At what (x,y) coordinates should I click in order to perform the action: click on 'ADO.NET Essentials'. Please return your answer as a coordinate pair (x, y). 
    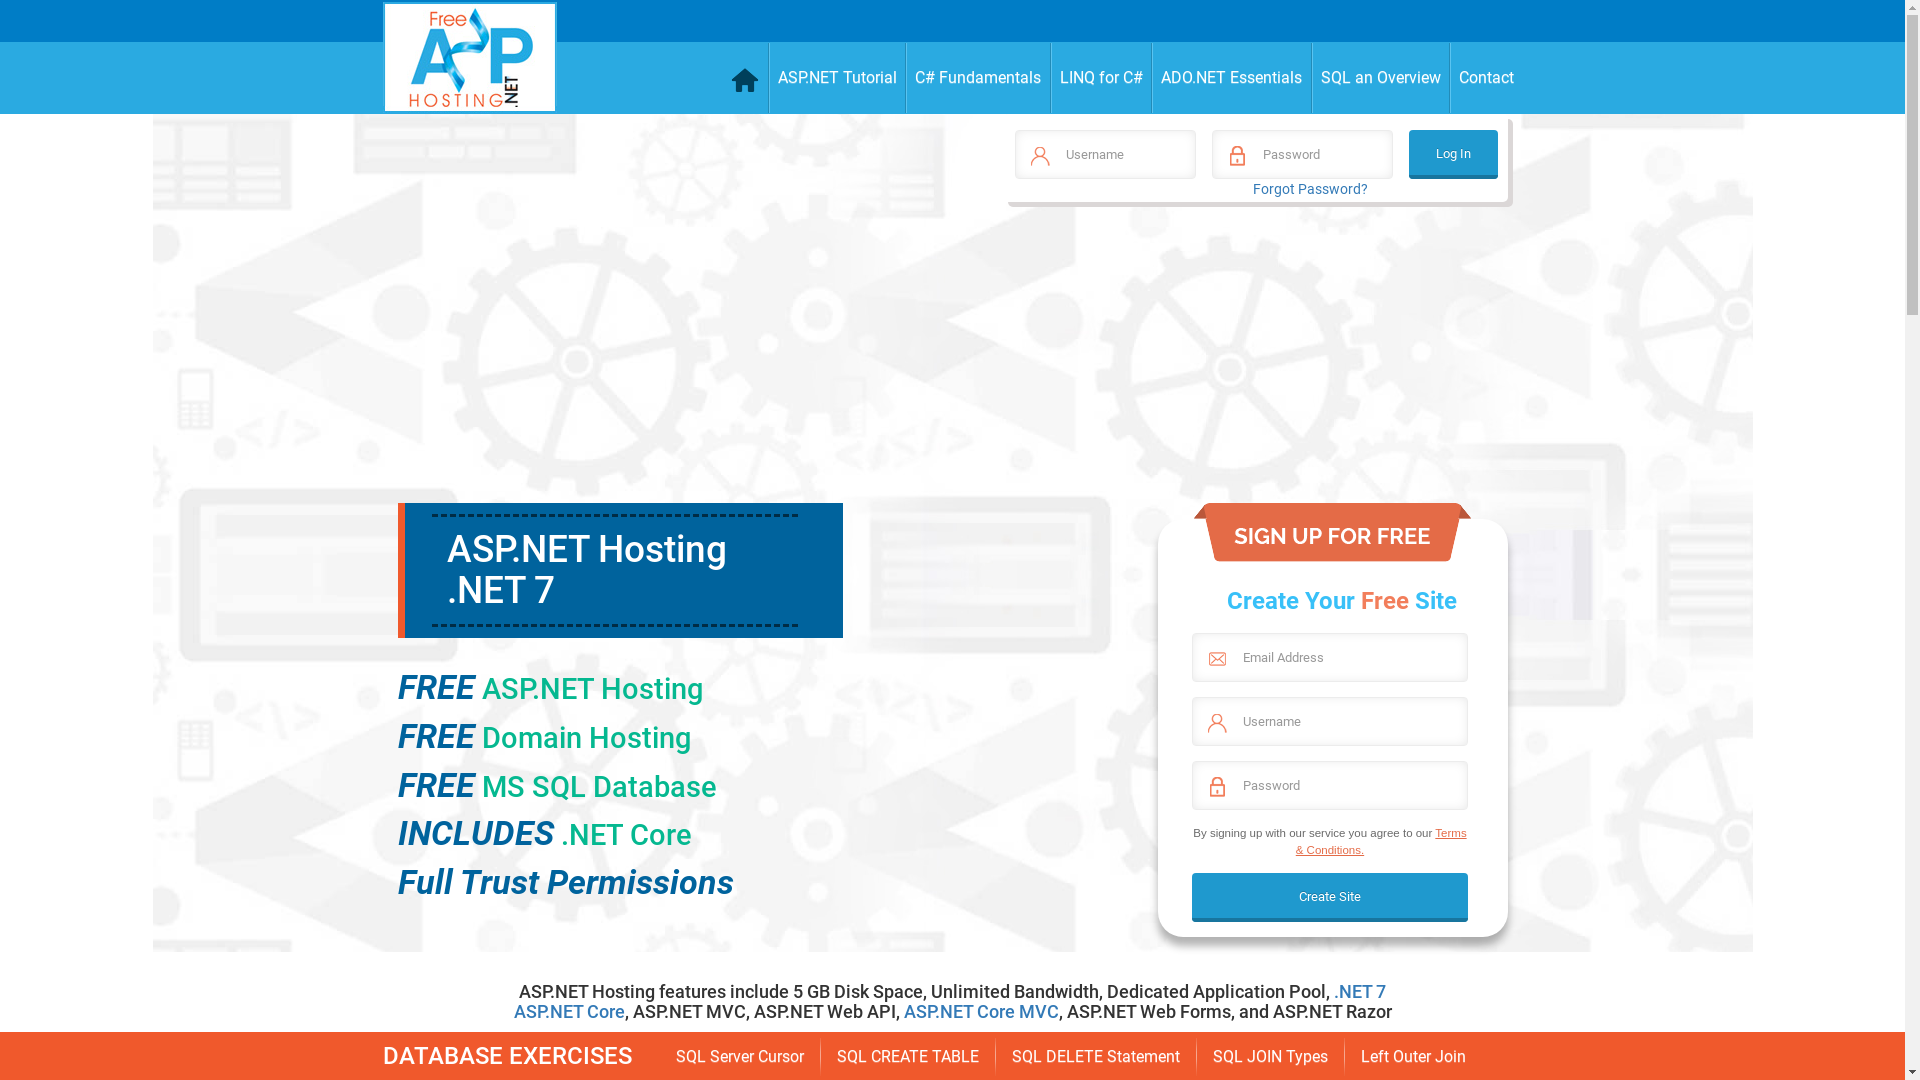
    Looking at the image, I should click on (1231, 76).